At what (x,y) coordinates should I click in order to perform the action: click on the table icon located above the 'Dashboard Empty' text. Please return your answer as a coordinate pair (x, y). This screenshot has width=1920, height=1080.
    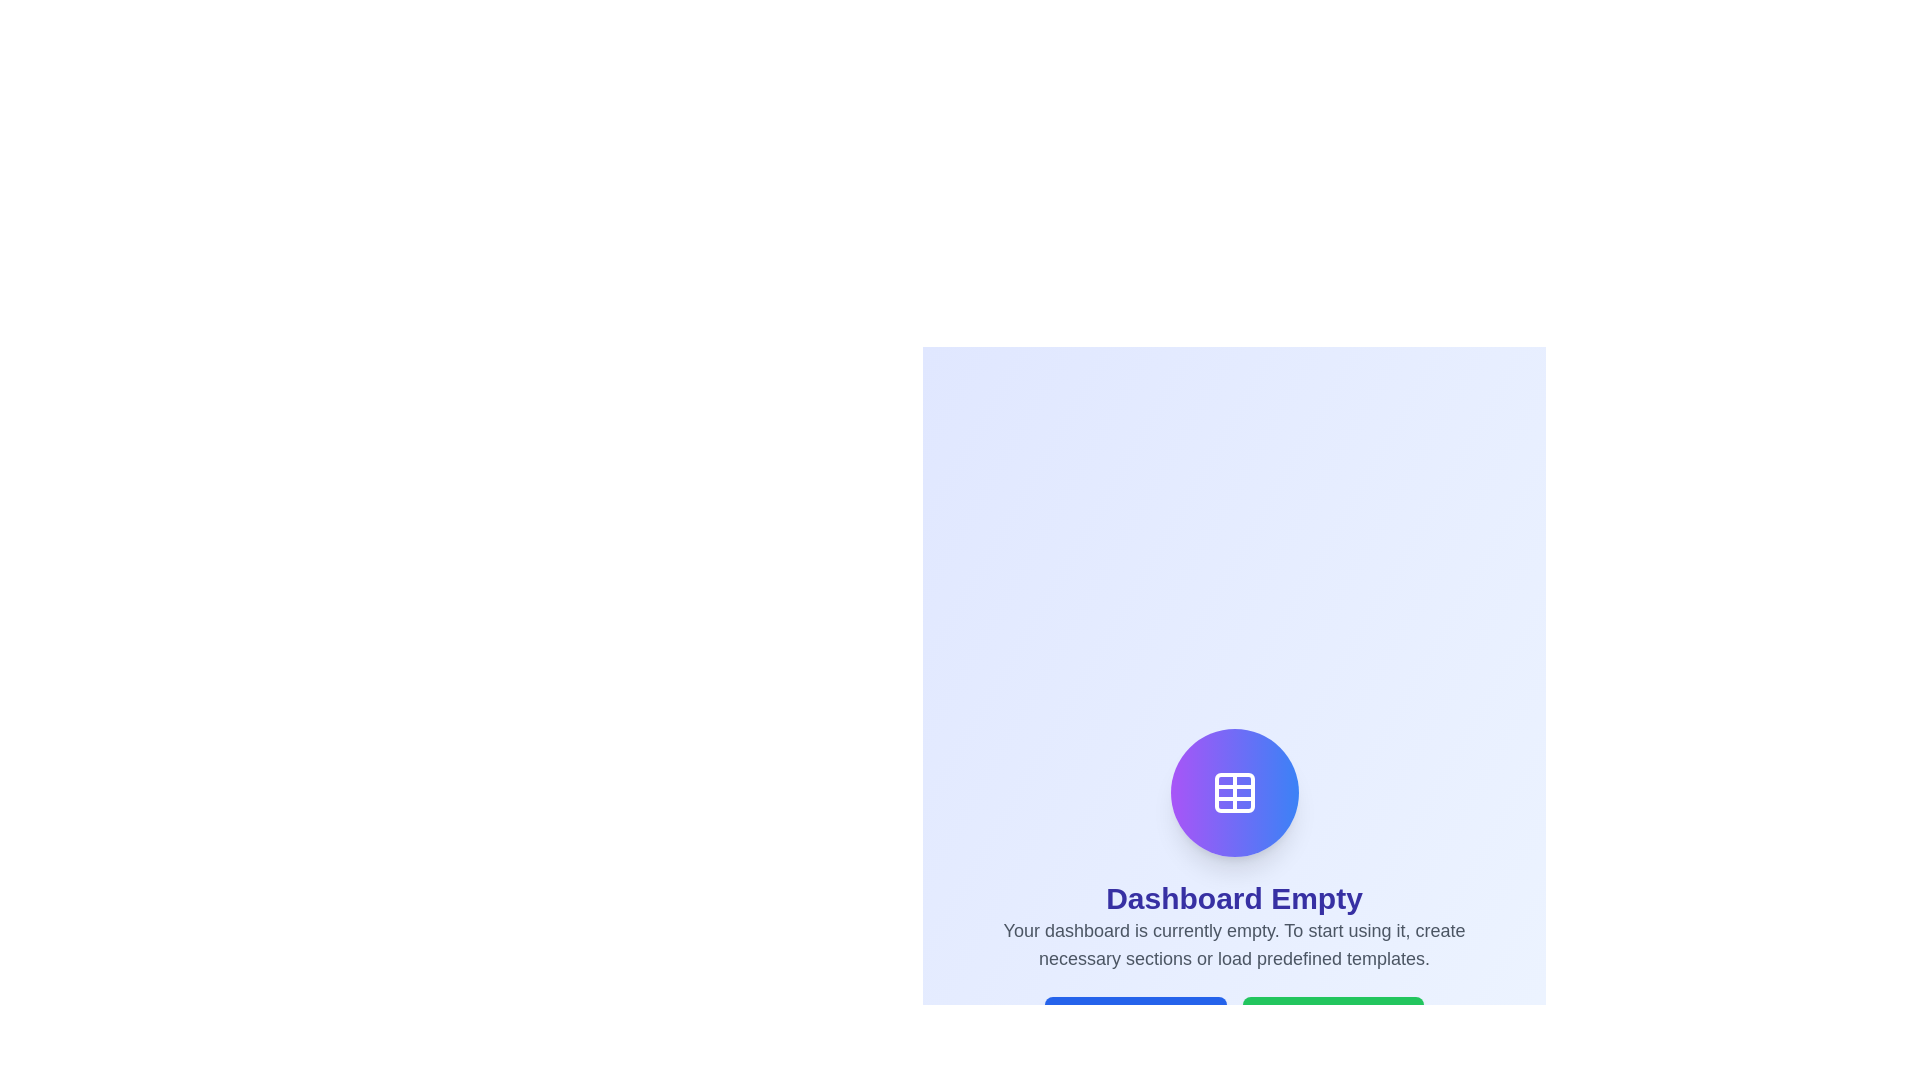
    Looking at the image, I should click on (1233, 792).